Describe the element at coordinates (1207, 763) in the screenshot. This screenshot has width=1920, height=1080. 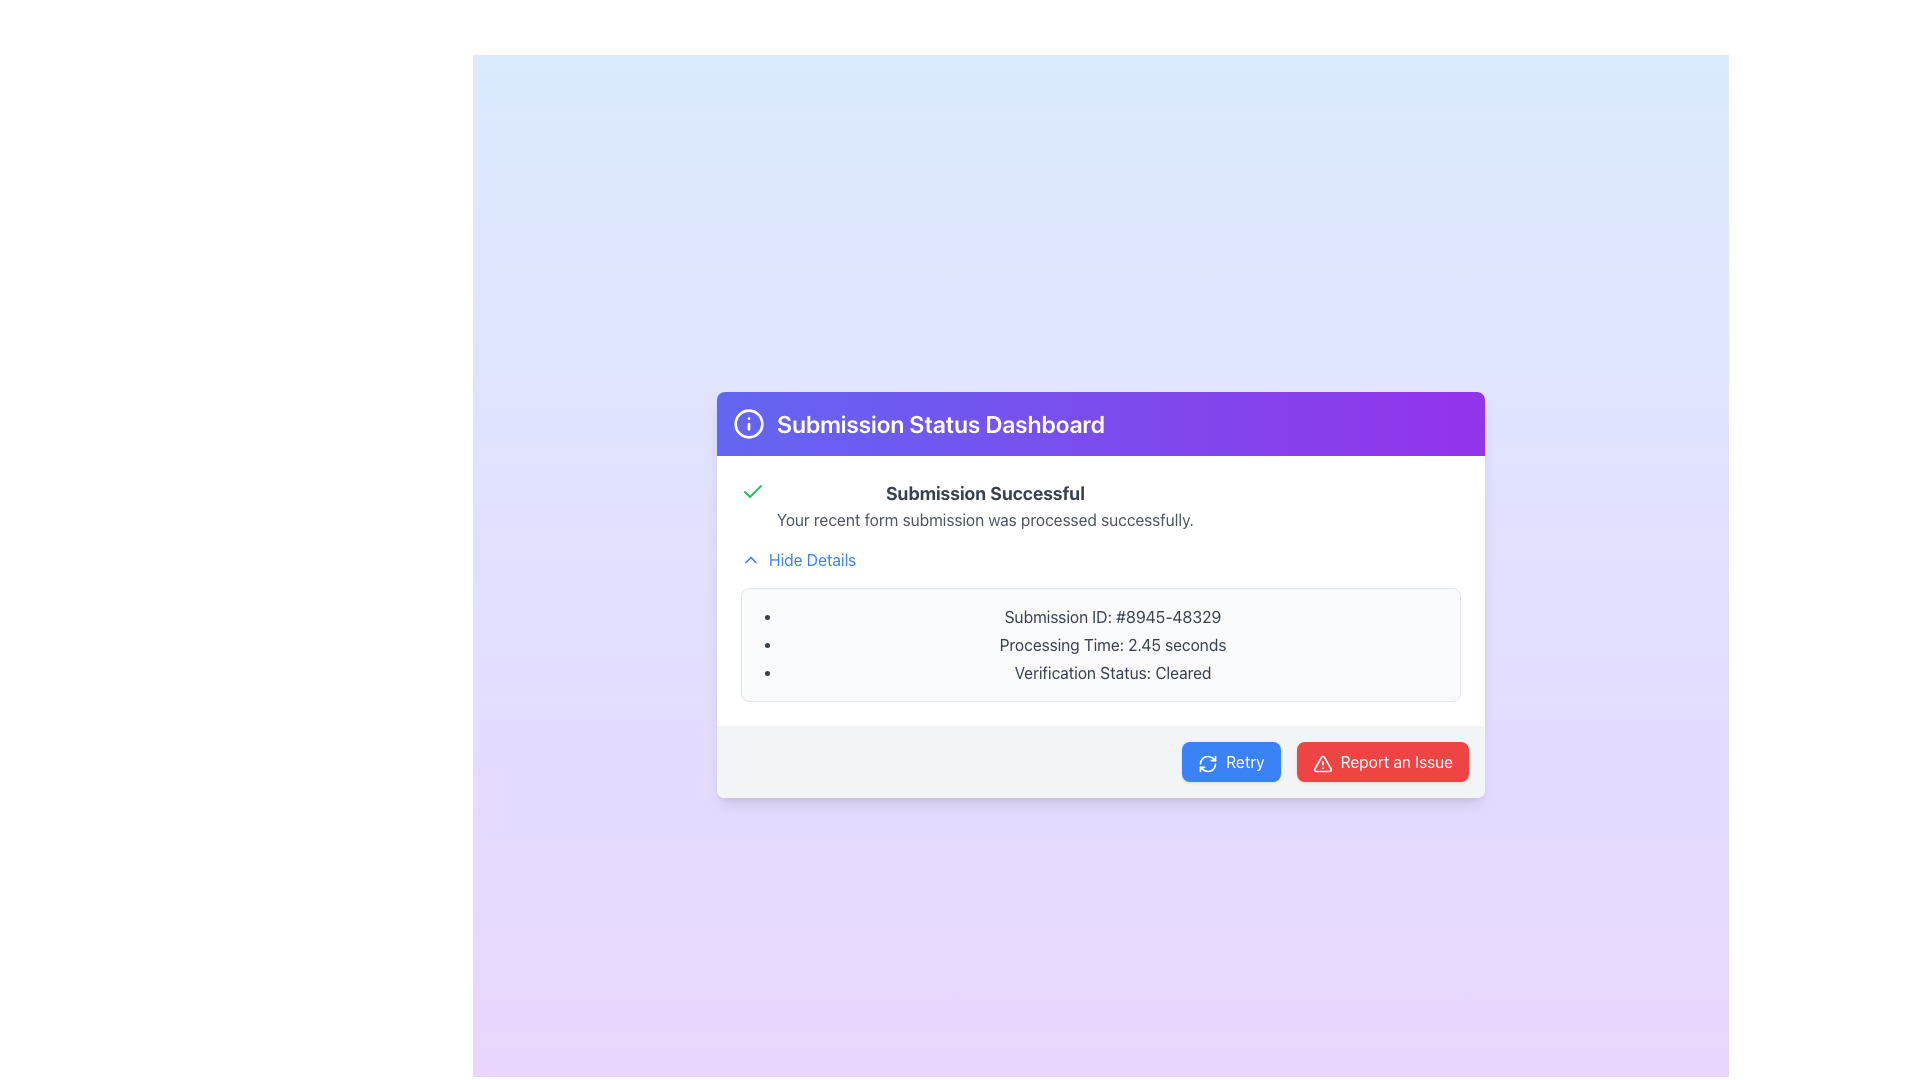
I see `the retry icon located to the left of the 'Retry' text inside the blue rectangular button at the lower-right area of the card` at that location.